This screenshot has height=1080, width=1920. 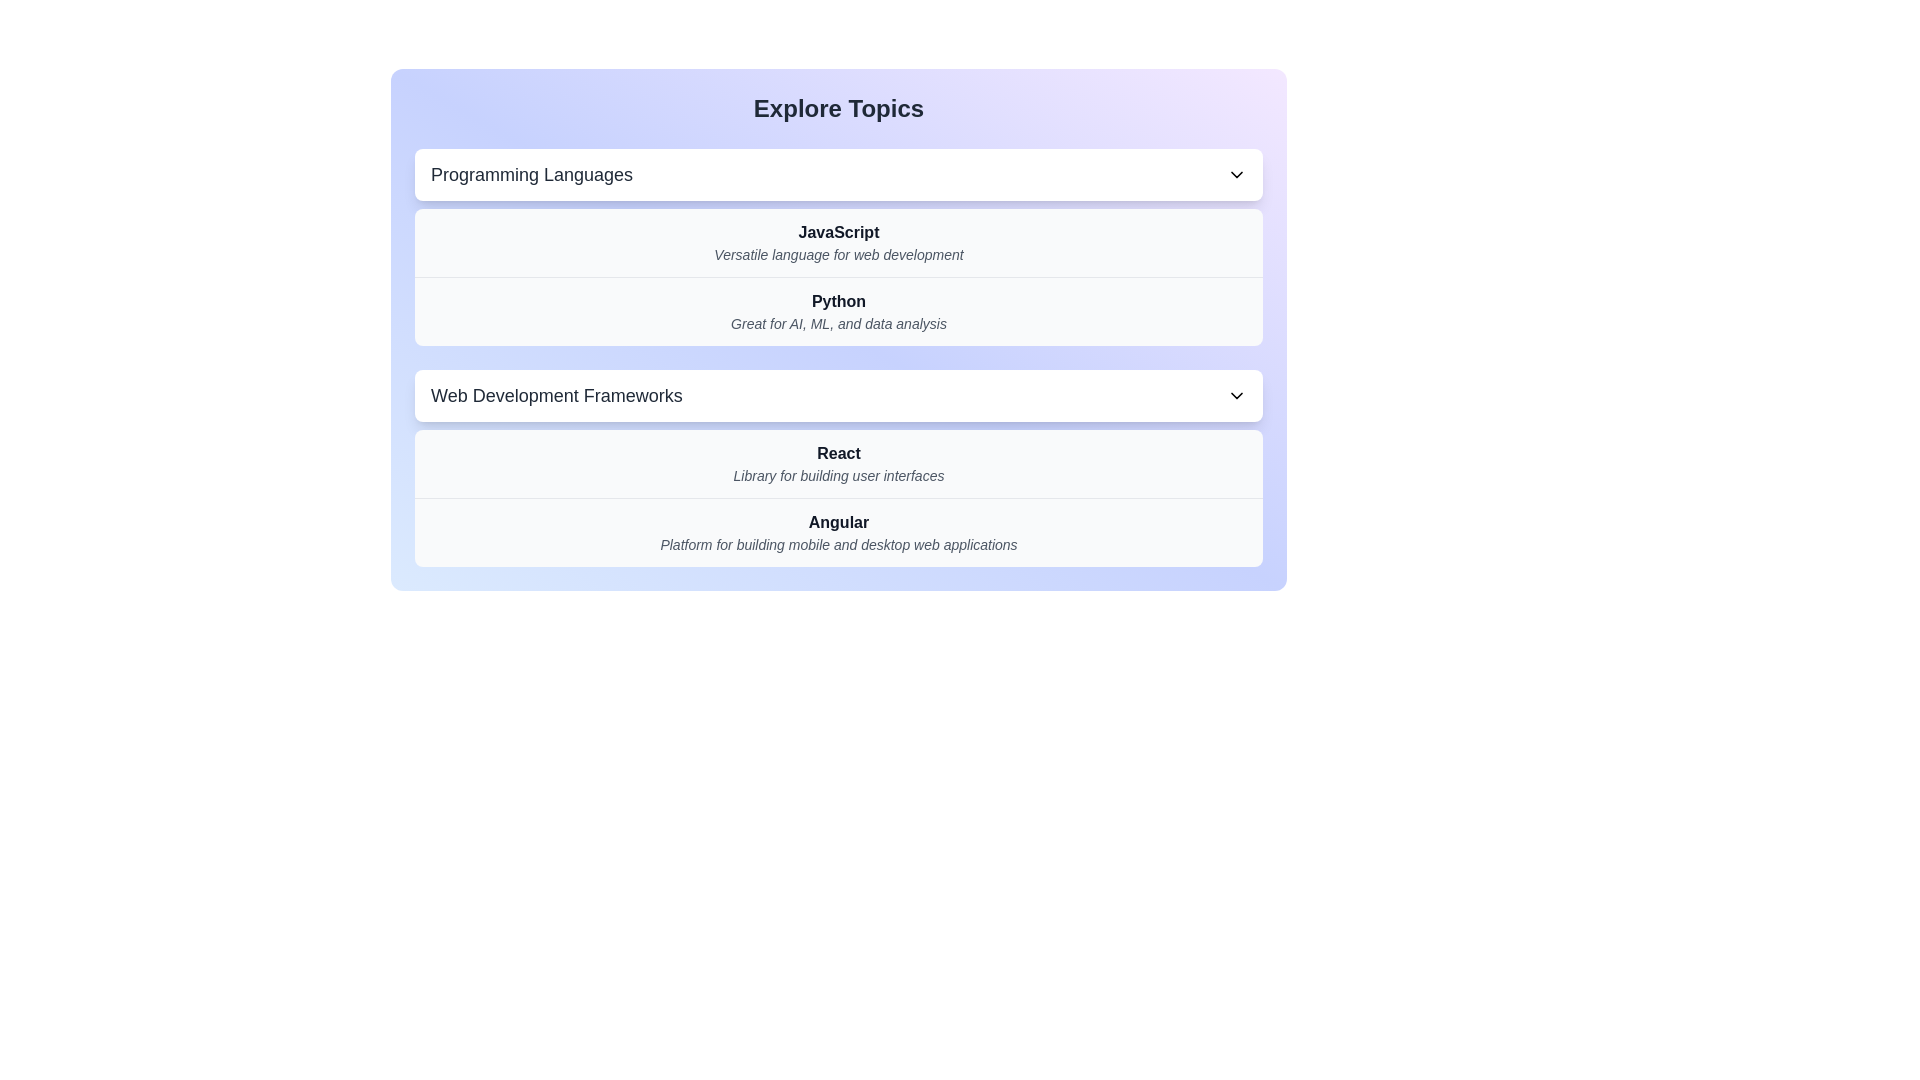 What do you see at coordinates (1236, 173) in the screenshot?
I see `the toggle button icon at the far-right end of the 'Programming Languages' card` at bounding box center [1236, 173].